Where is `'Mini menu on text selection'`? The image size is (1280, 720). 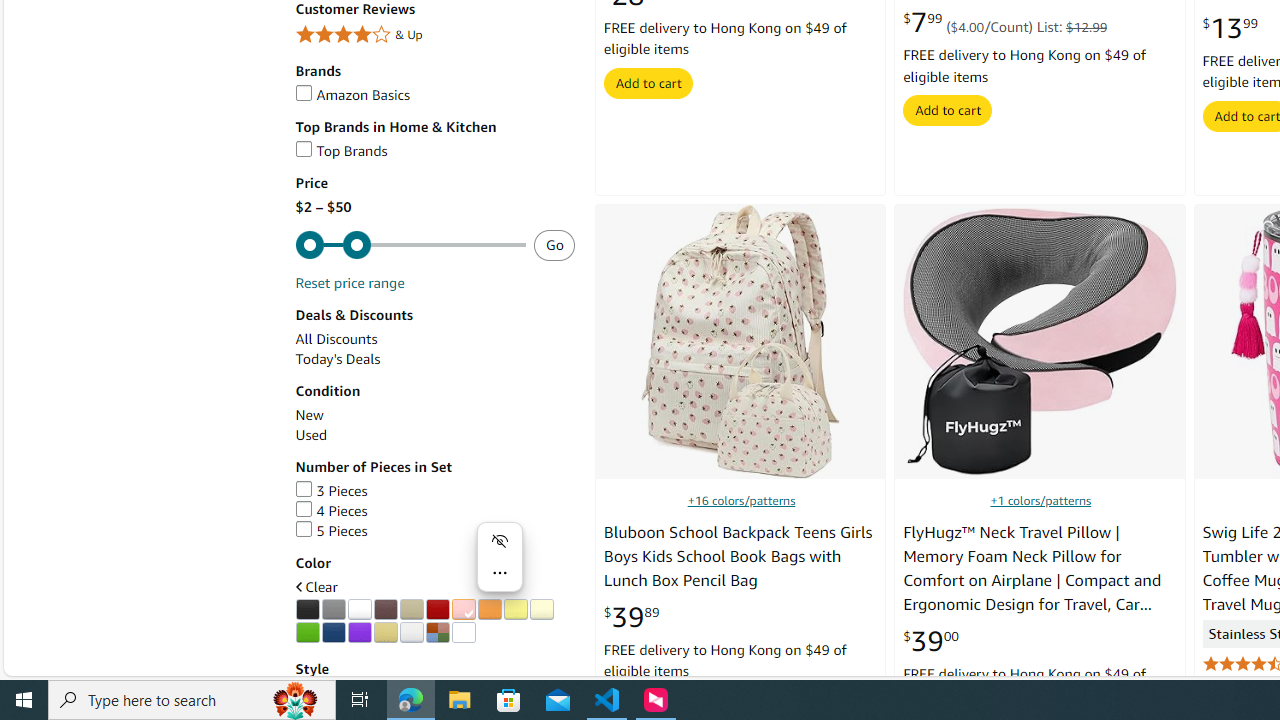 'Mini menu on text selection' is located at coordinates (499, 556).